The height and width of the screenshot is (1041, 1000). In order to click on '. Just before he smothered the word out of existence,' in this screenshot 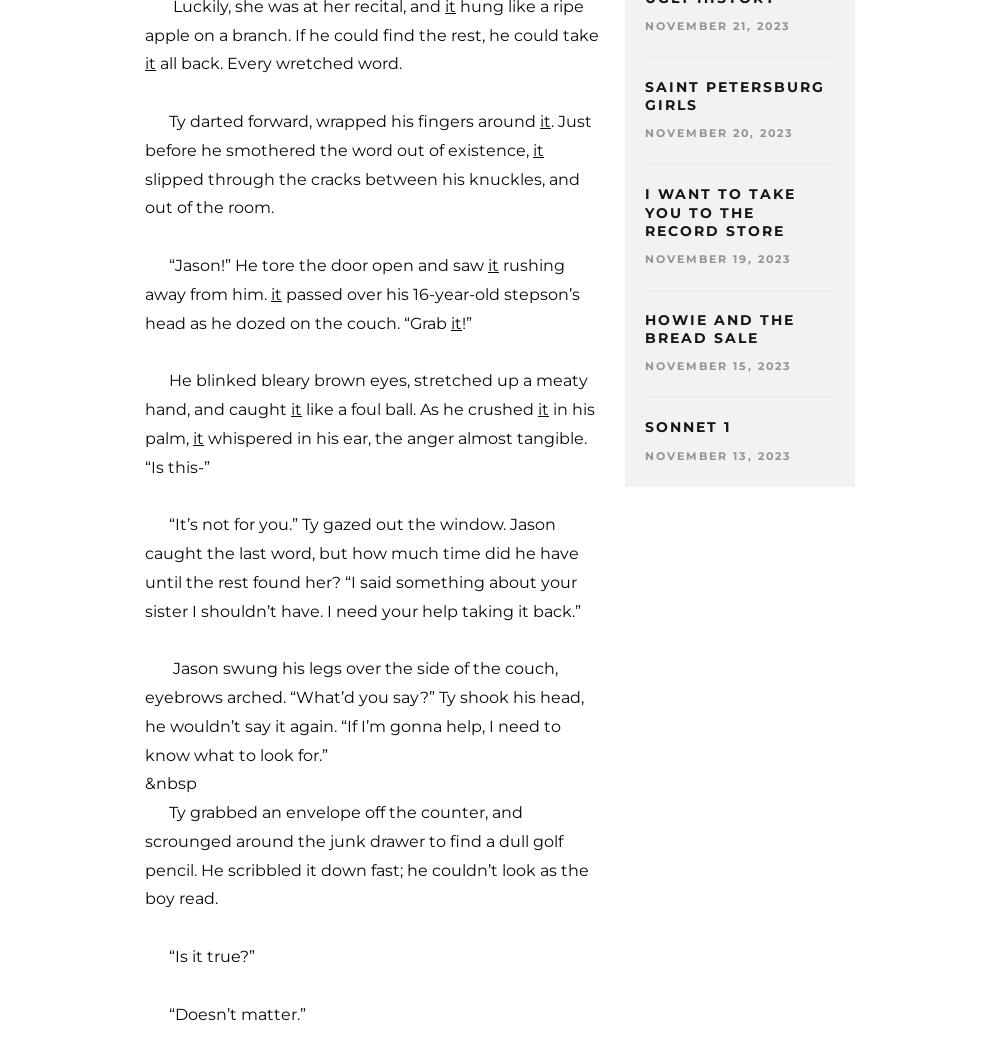, I will do `click(367, 135)`.